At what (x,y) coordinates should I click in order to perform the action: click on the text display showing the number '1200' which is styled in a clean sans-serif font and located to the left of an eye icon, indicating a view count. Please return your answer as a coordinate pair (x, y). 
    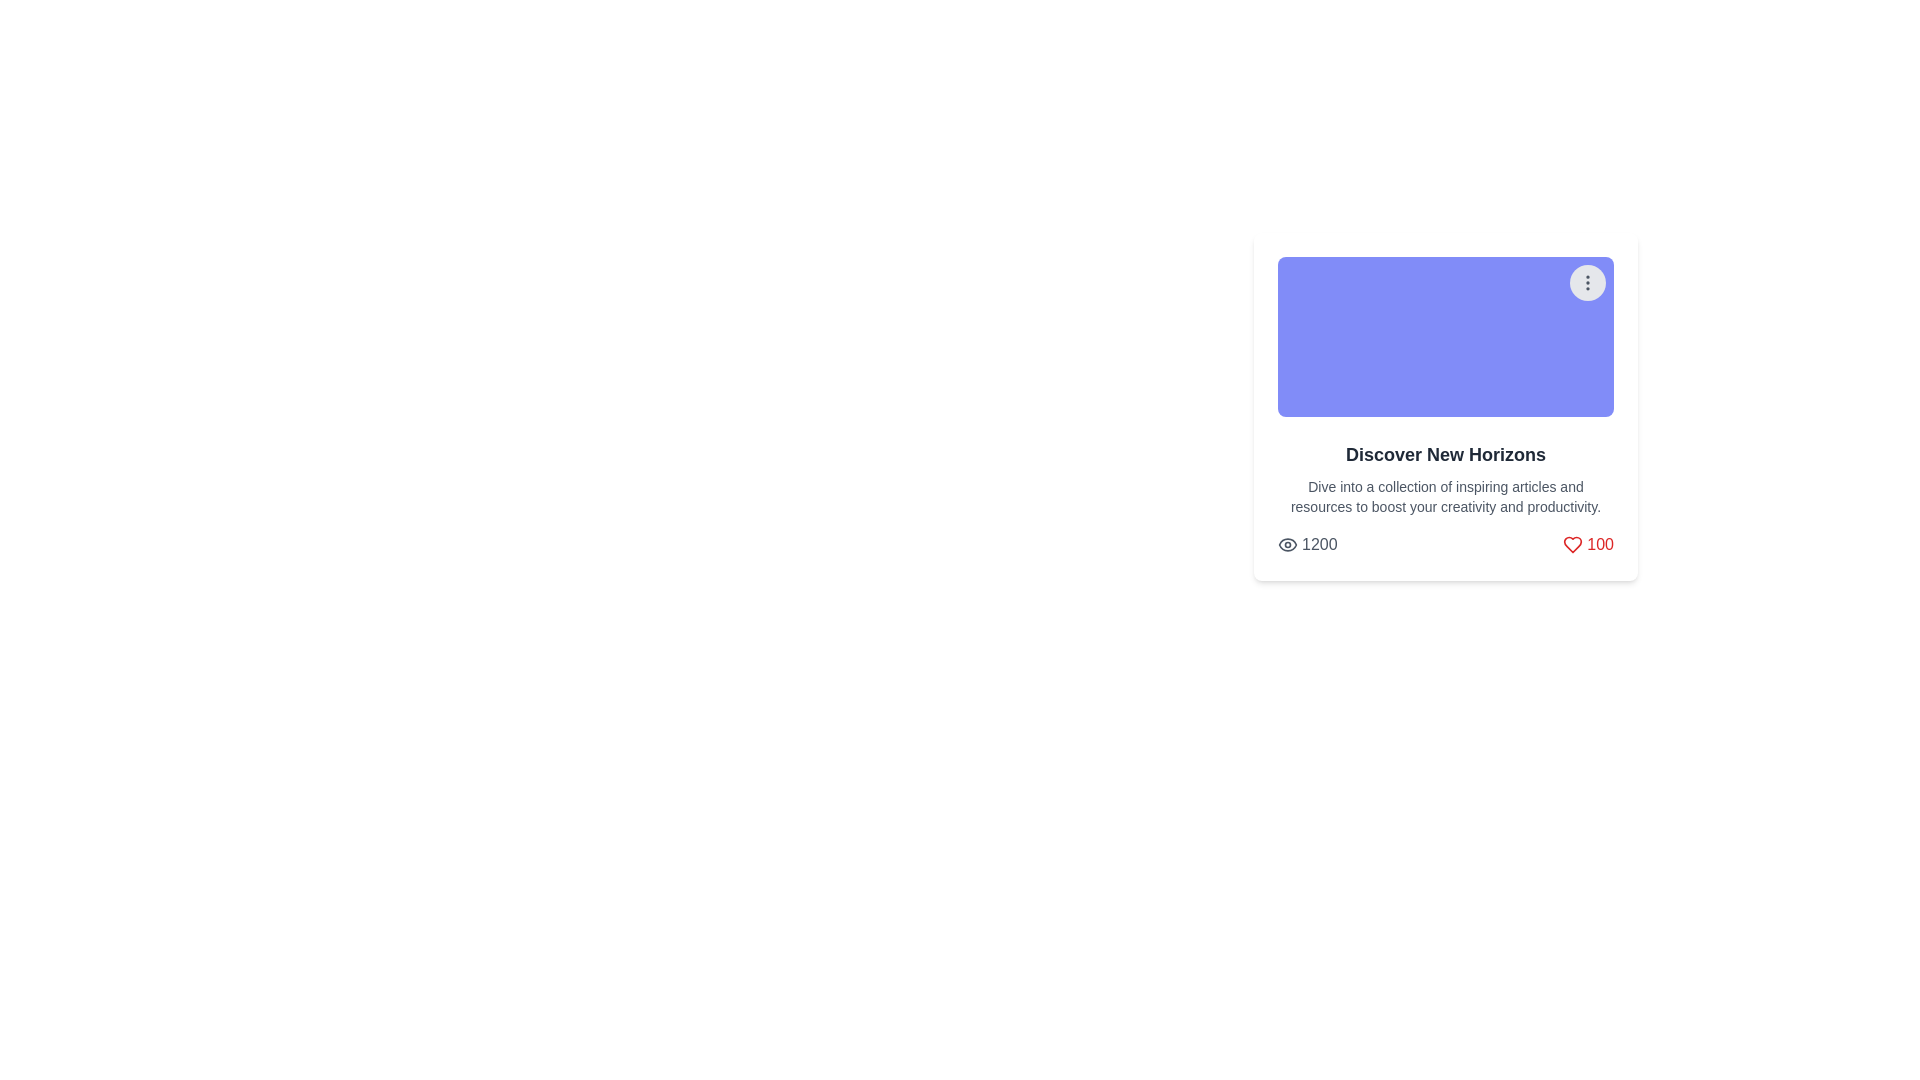
    Looking at the image, I should click on (1307, 544).